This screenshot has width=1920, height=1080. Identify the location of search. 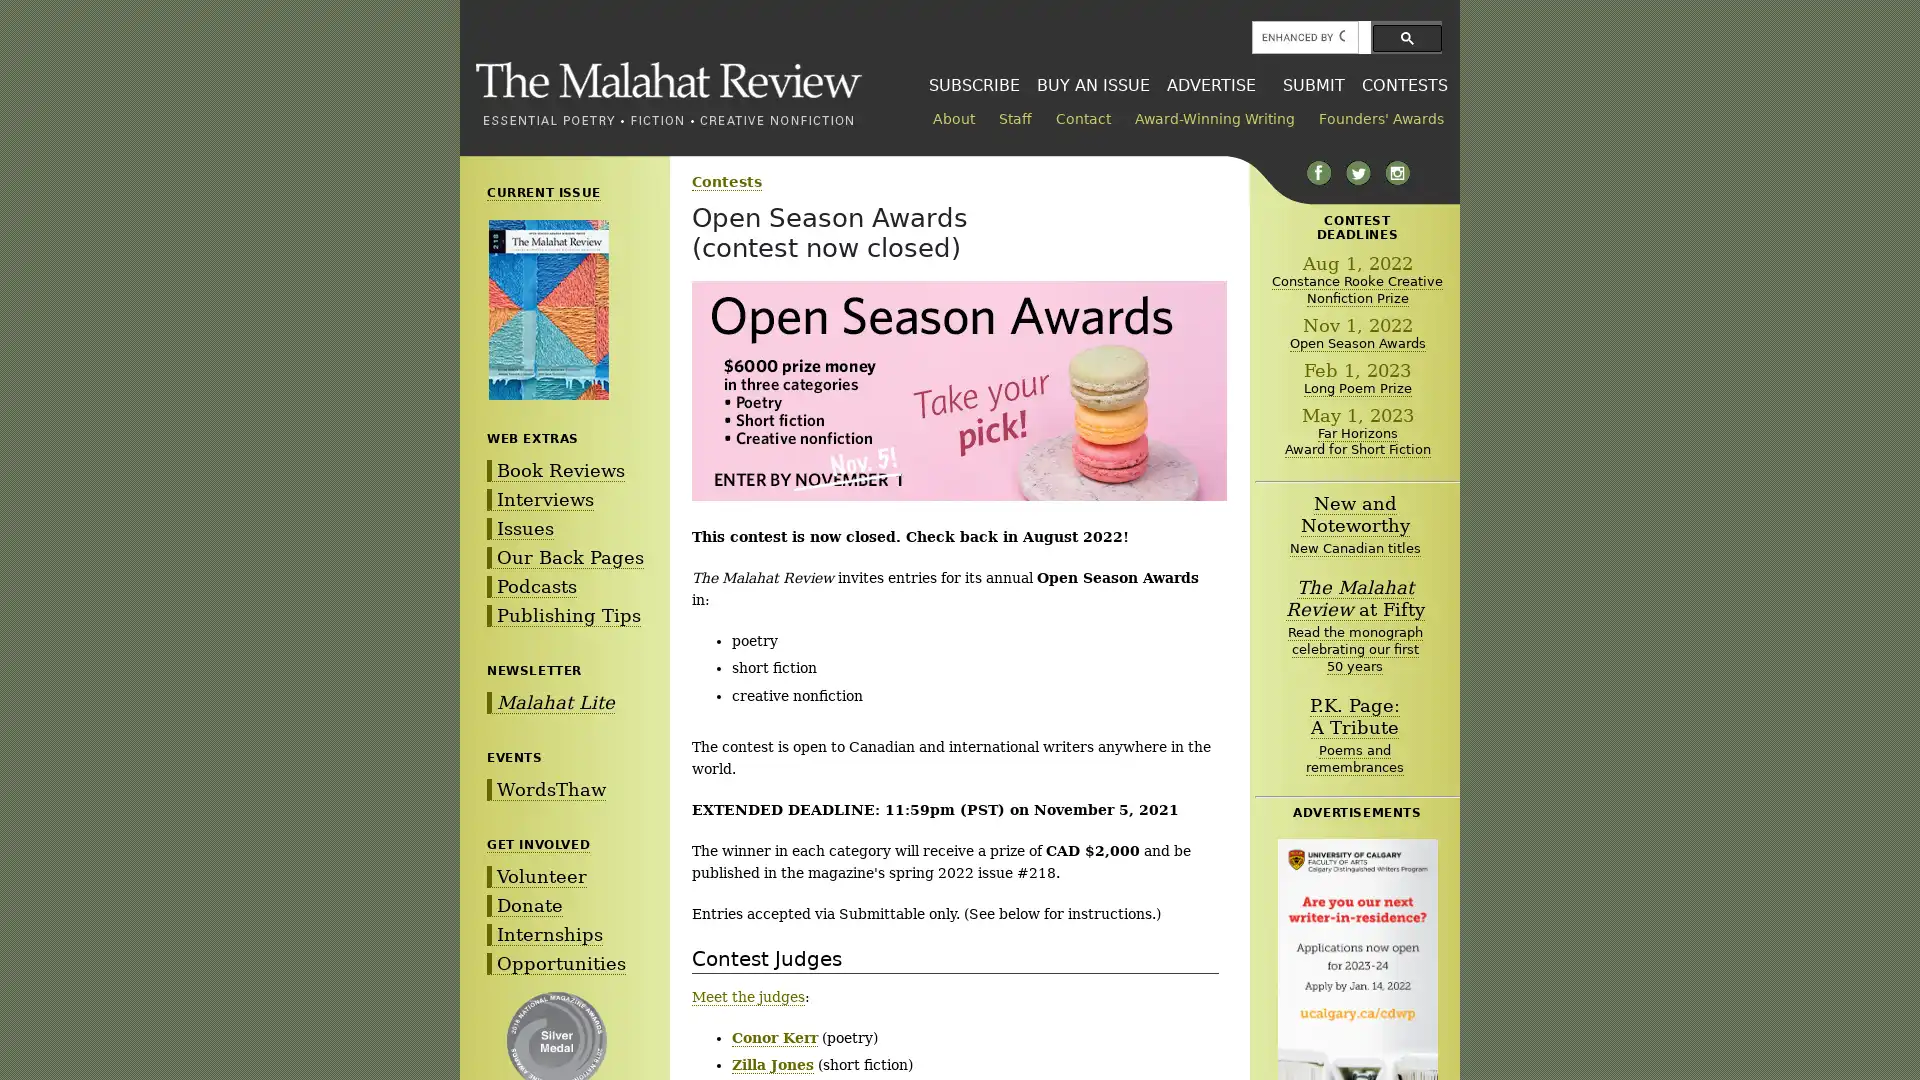
(1406, 37).